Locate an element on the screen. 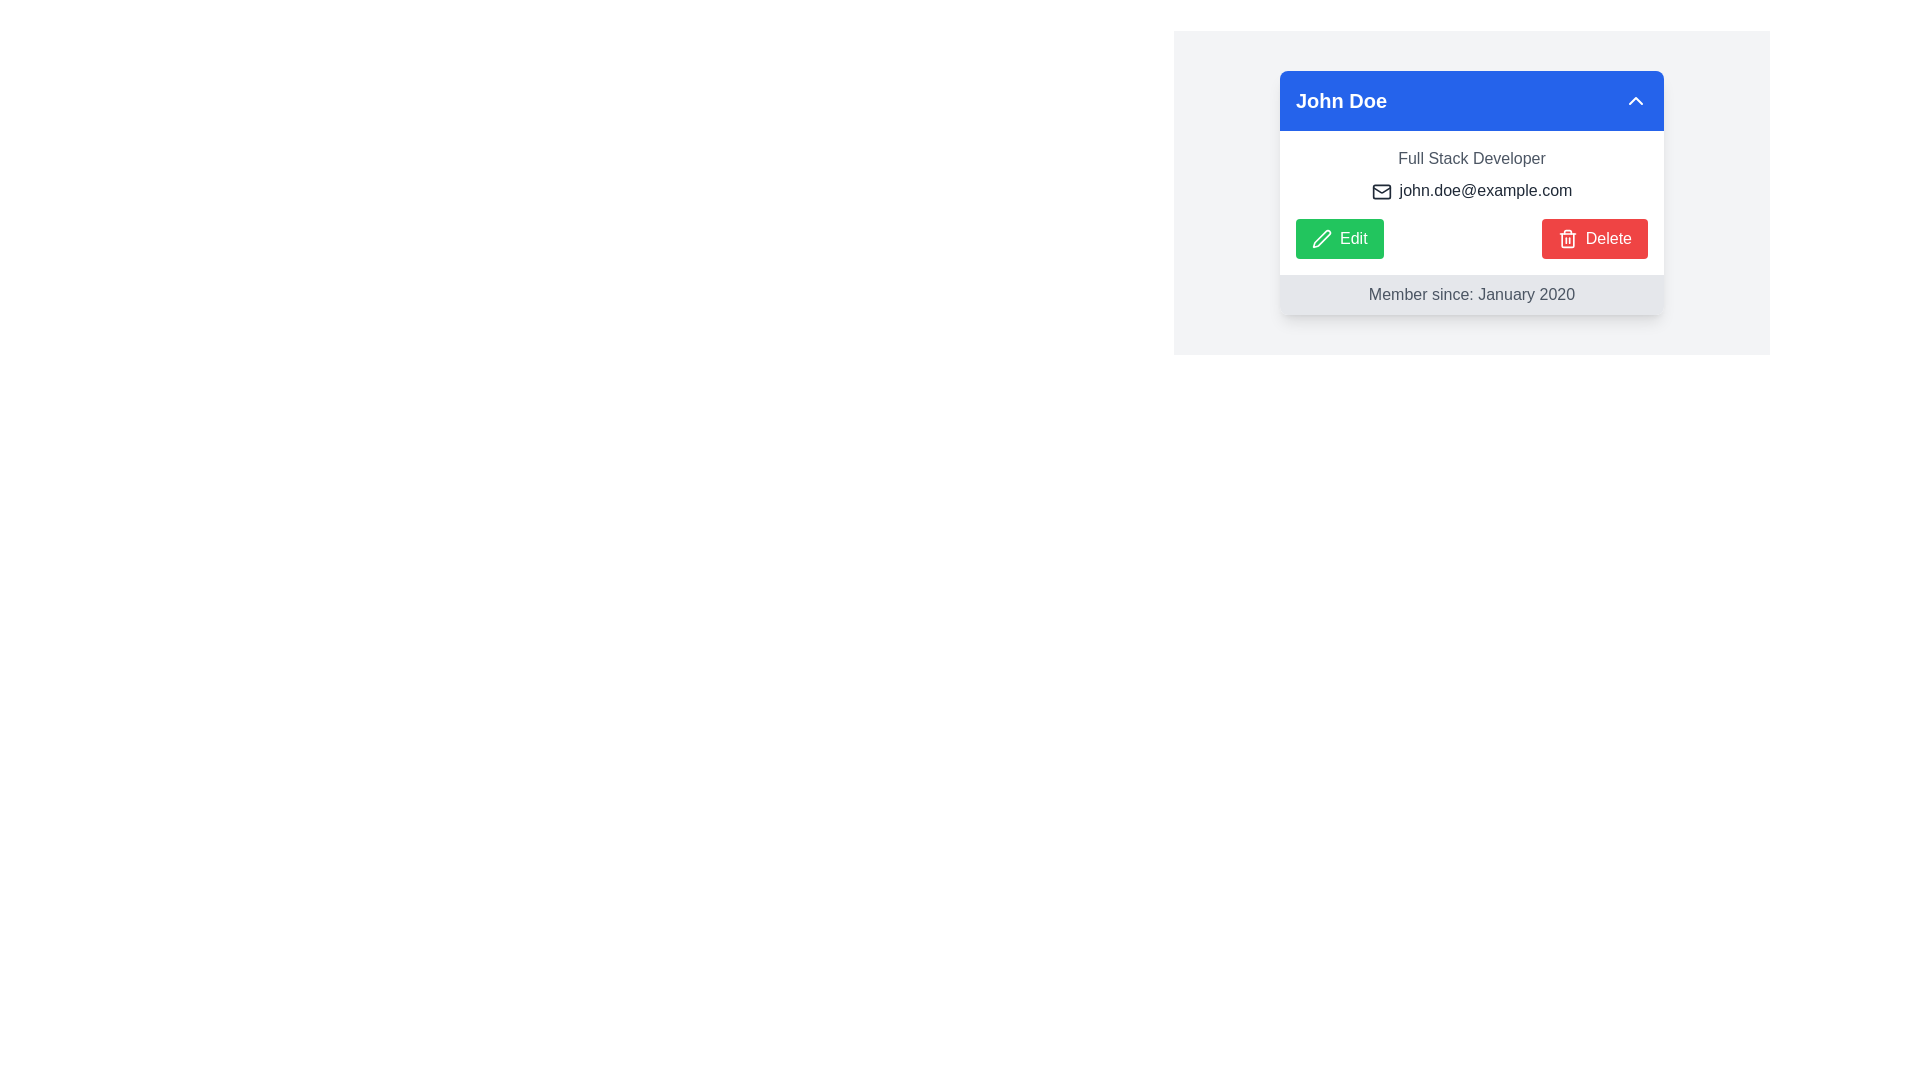  the Chevron icon located in the top right corner of the blue header section is located at coordinates (1636, 100).